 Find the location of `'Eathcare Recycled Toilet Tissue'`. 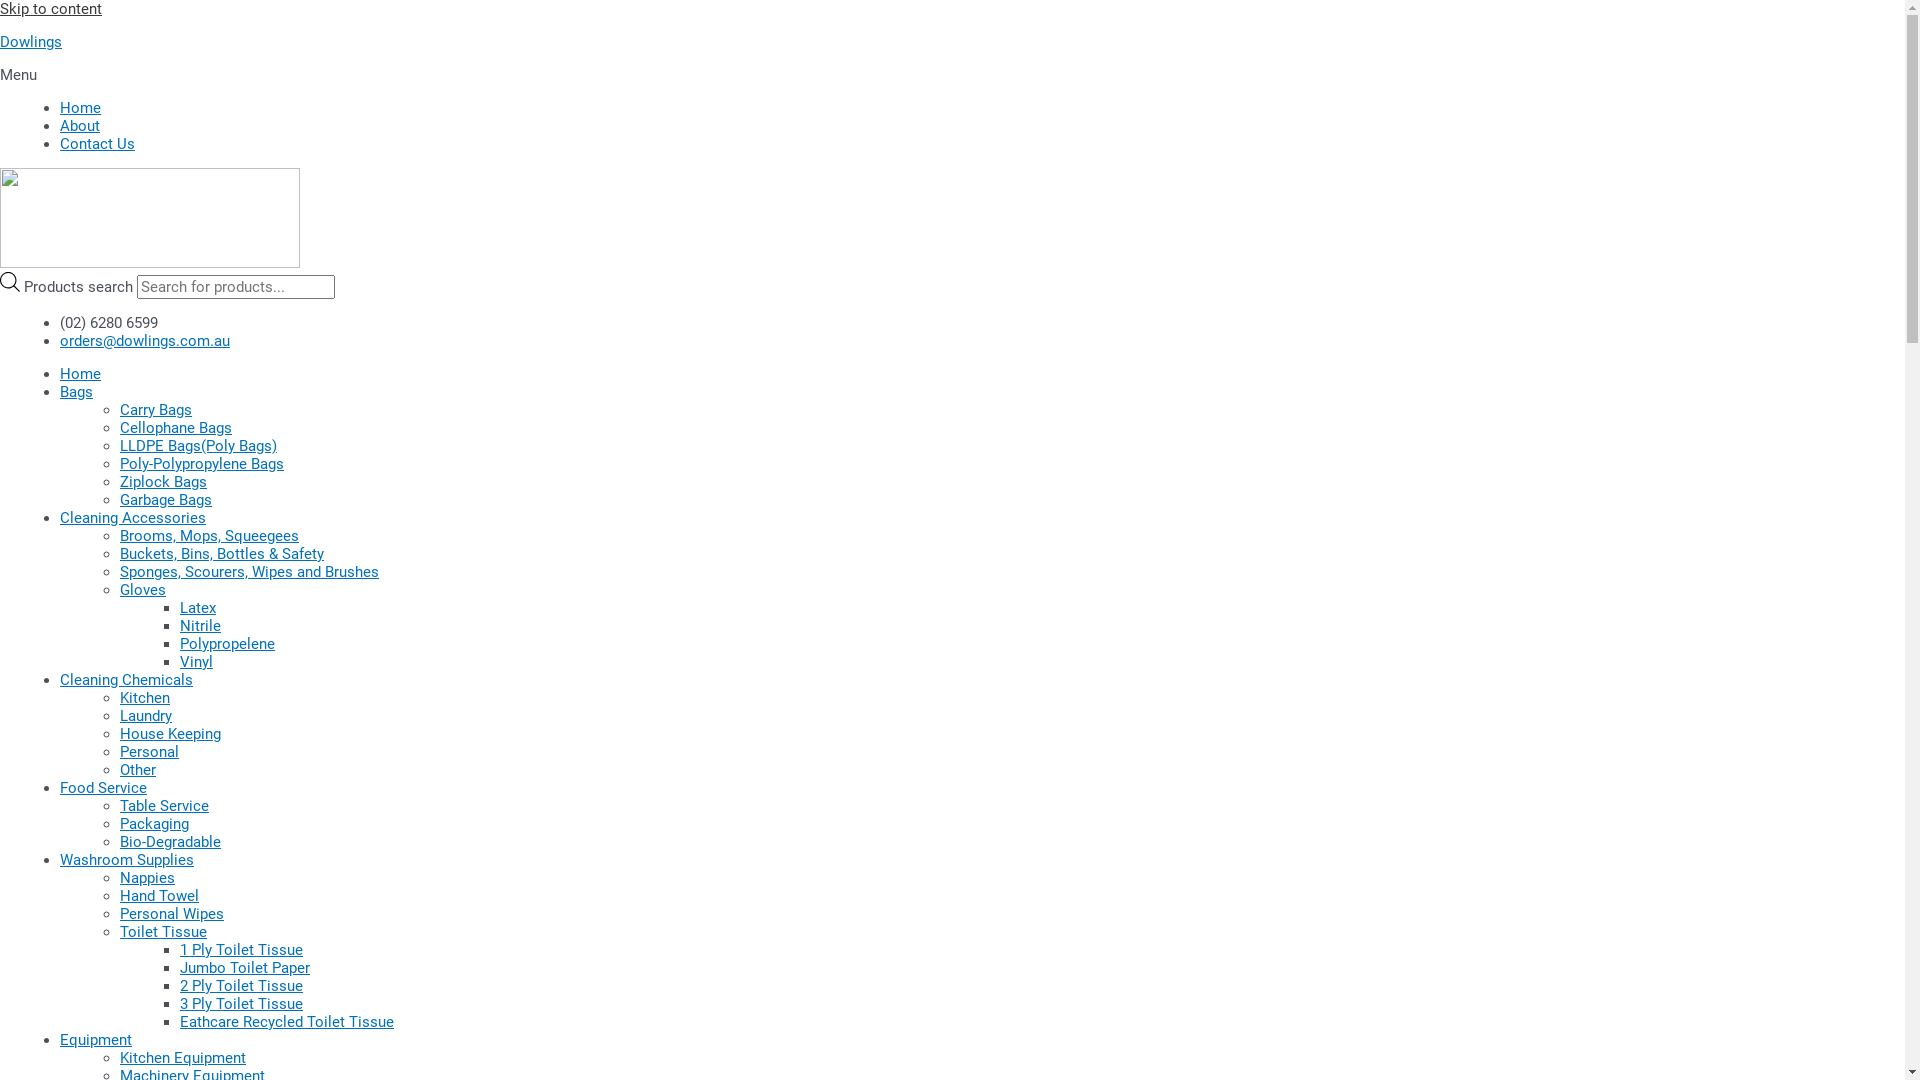

'Eathcare Recycled Toilet Tissue' is located at coordinates (286, 1022).